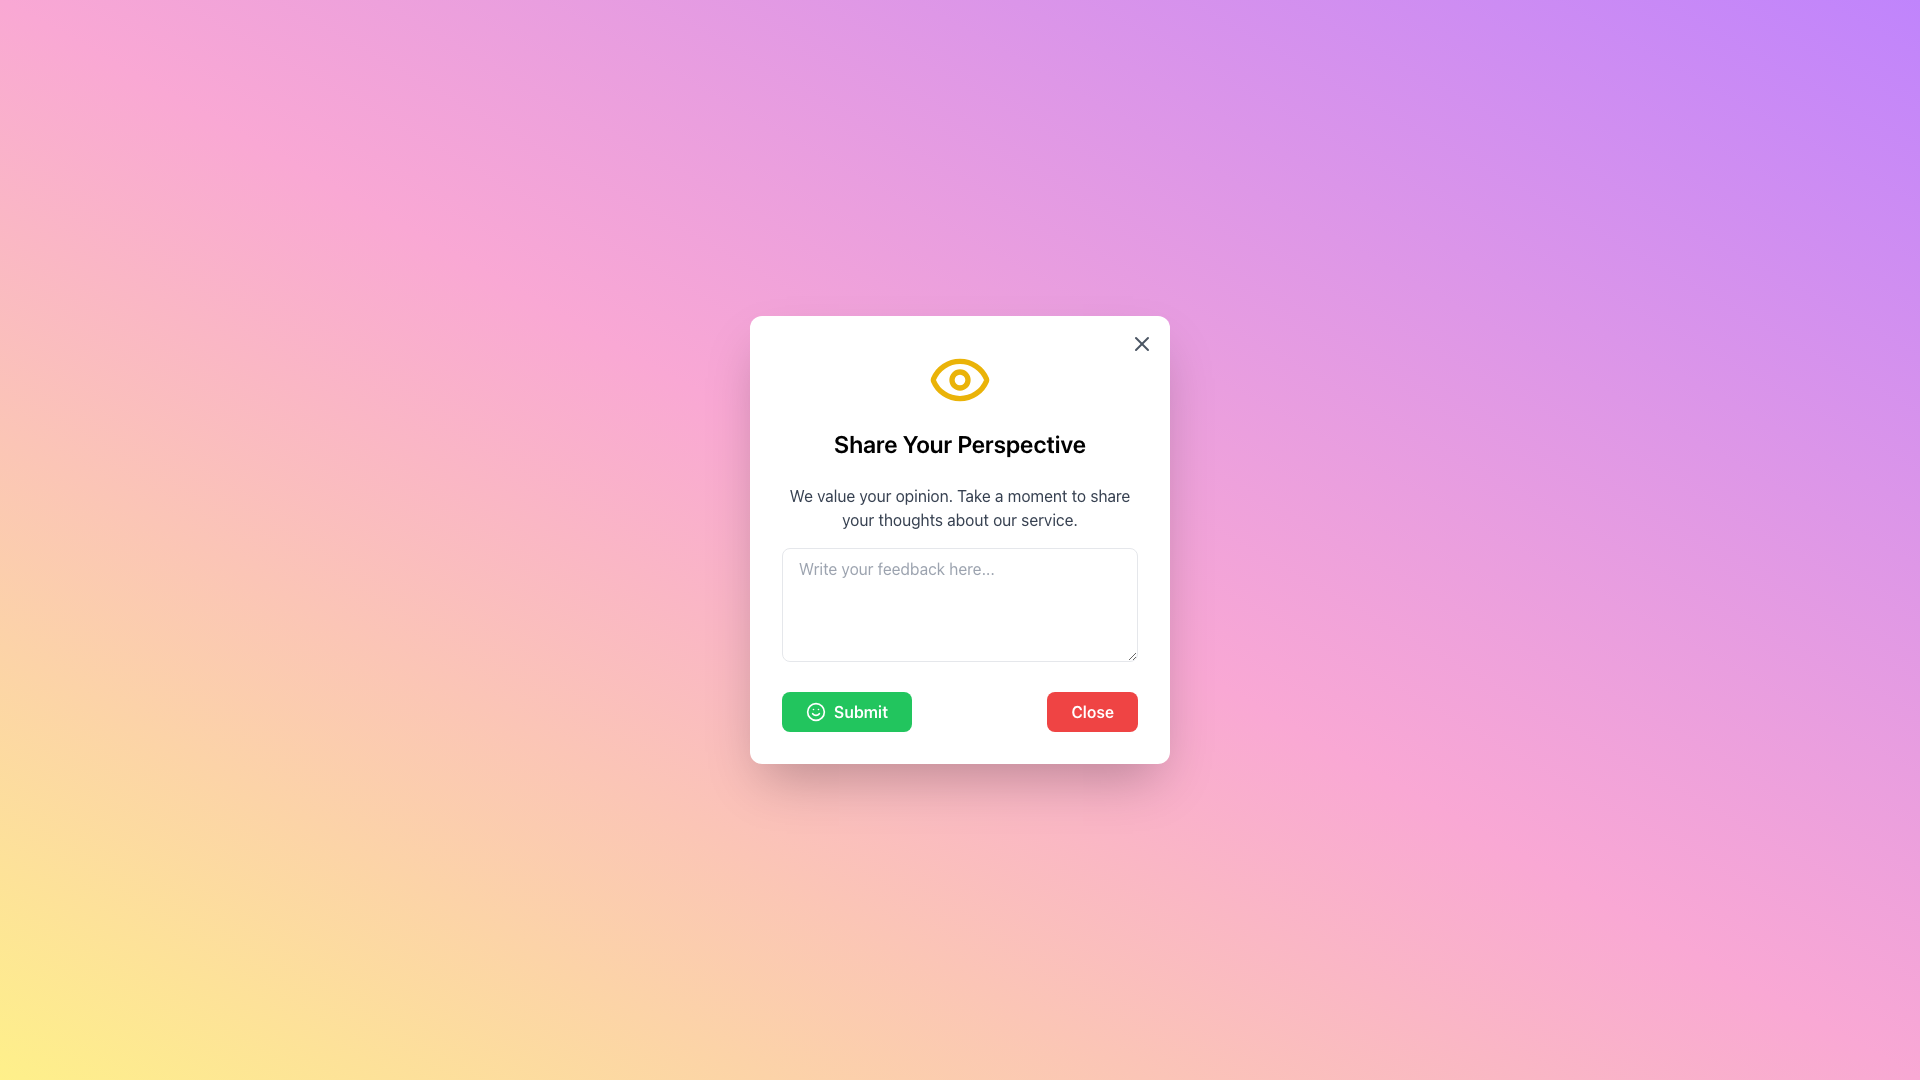 The image size is (1920, 1080). What do you see at coordinates (1091, 711) in the screenshot?
I see `the close button located at the bottom-right of the modal dialog to change its color to a darker shade` at bounding box center [1091, 711].